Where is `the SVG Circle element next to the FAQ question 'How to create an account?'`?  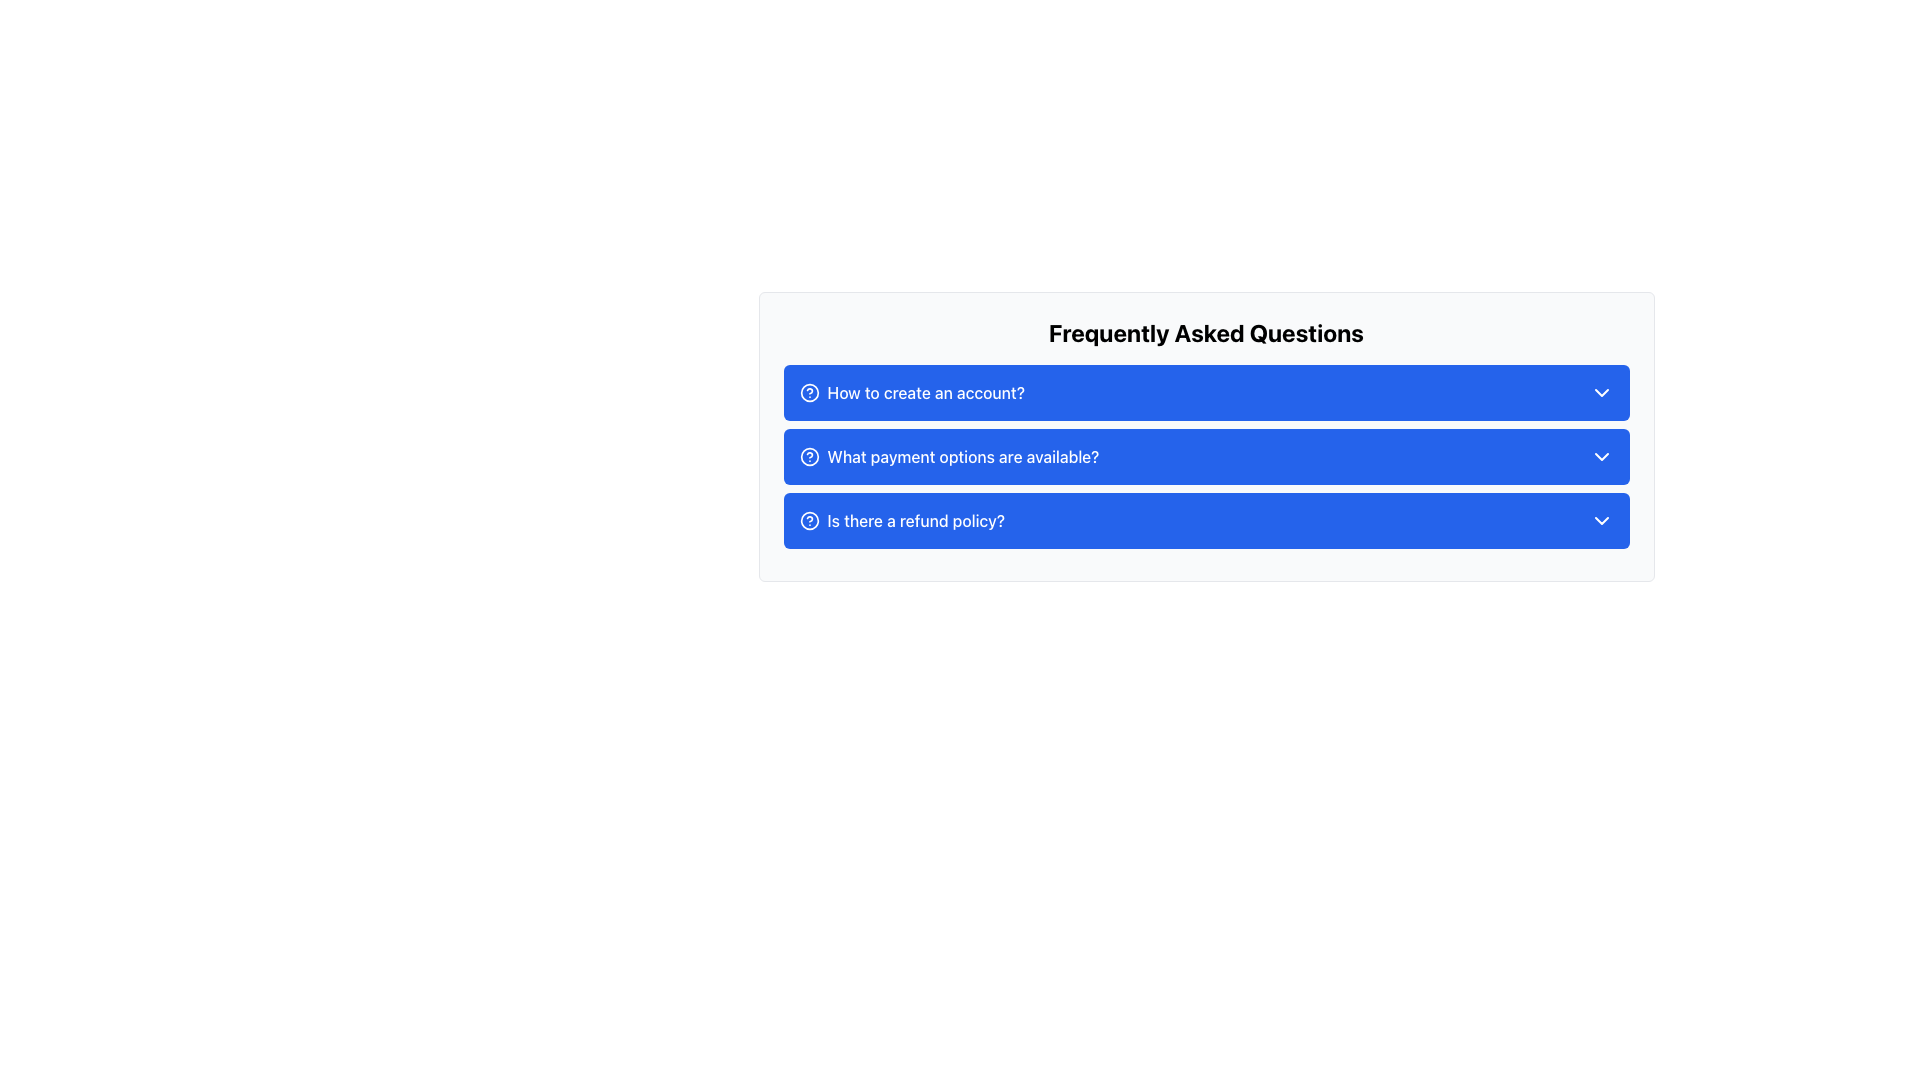
the SVG Circle element next to the FAQ question 'How to create an account?' is located at coordinates (809, 393).